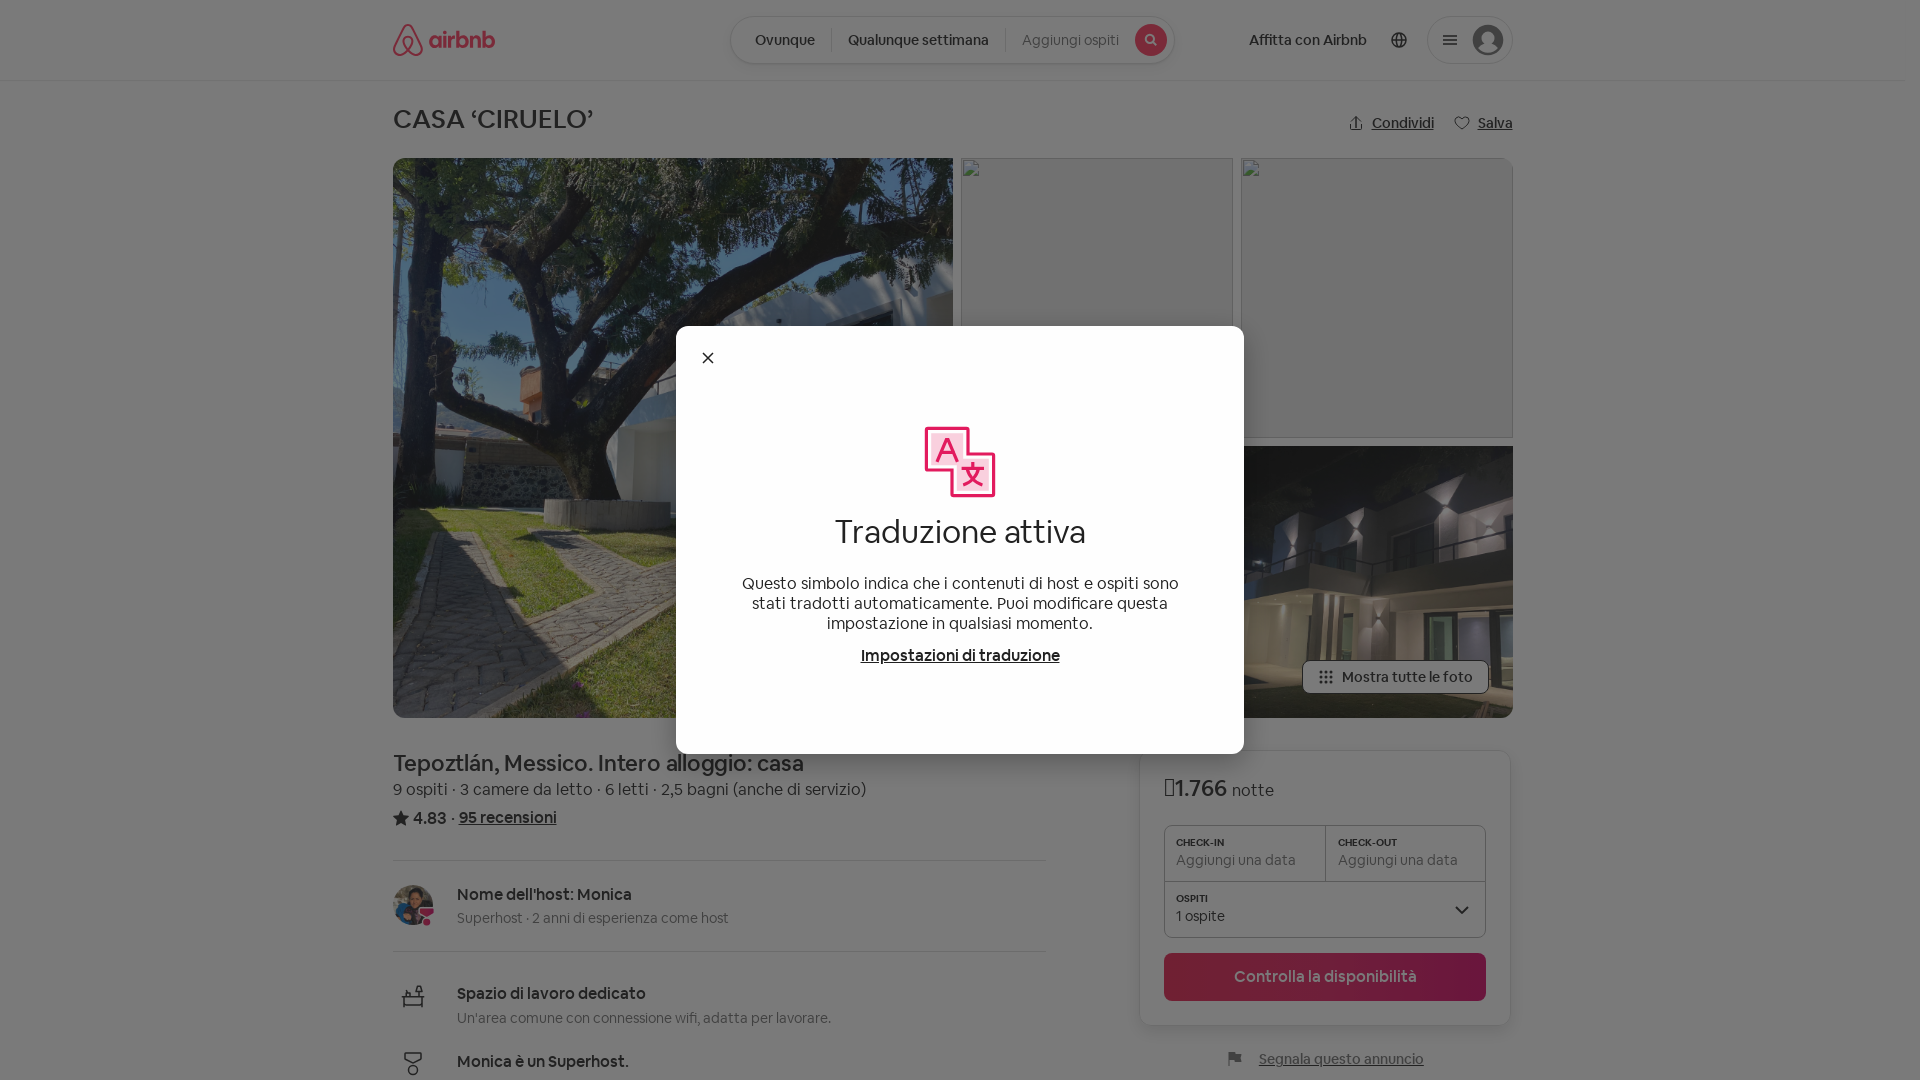  I want to click on 'Dove, so click(780, 39).